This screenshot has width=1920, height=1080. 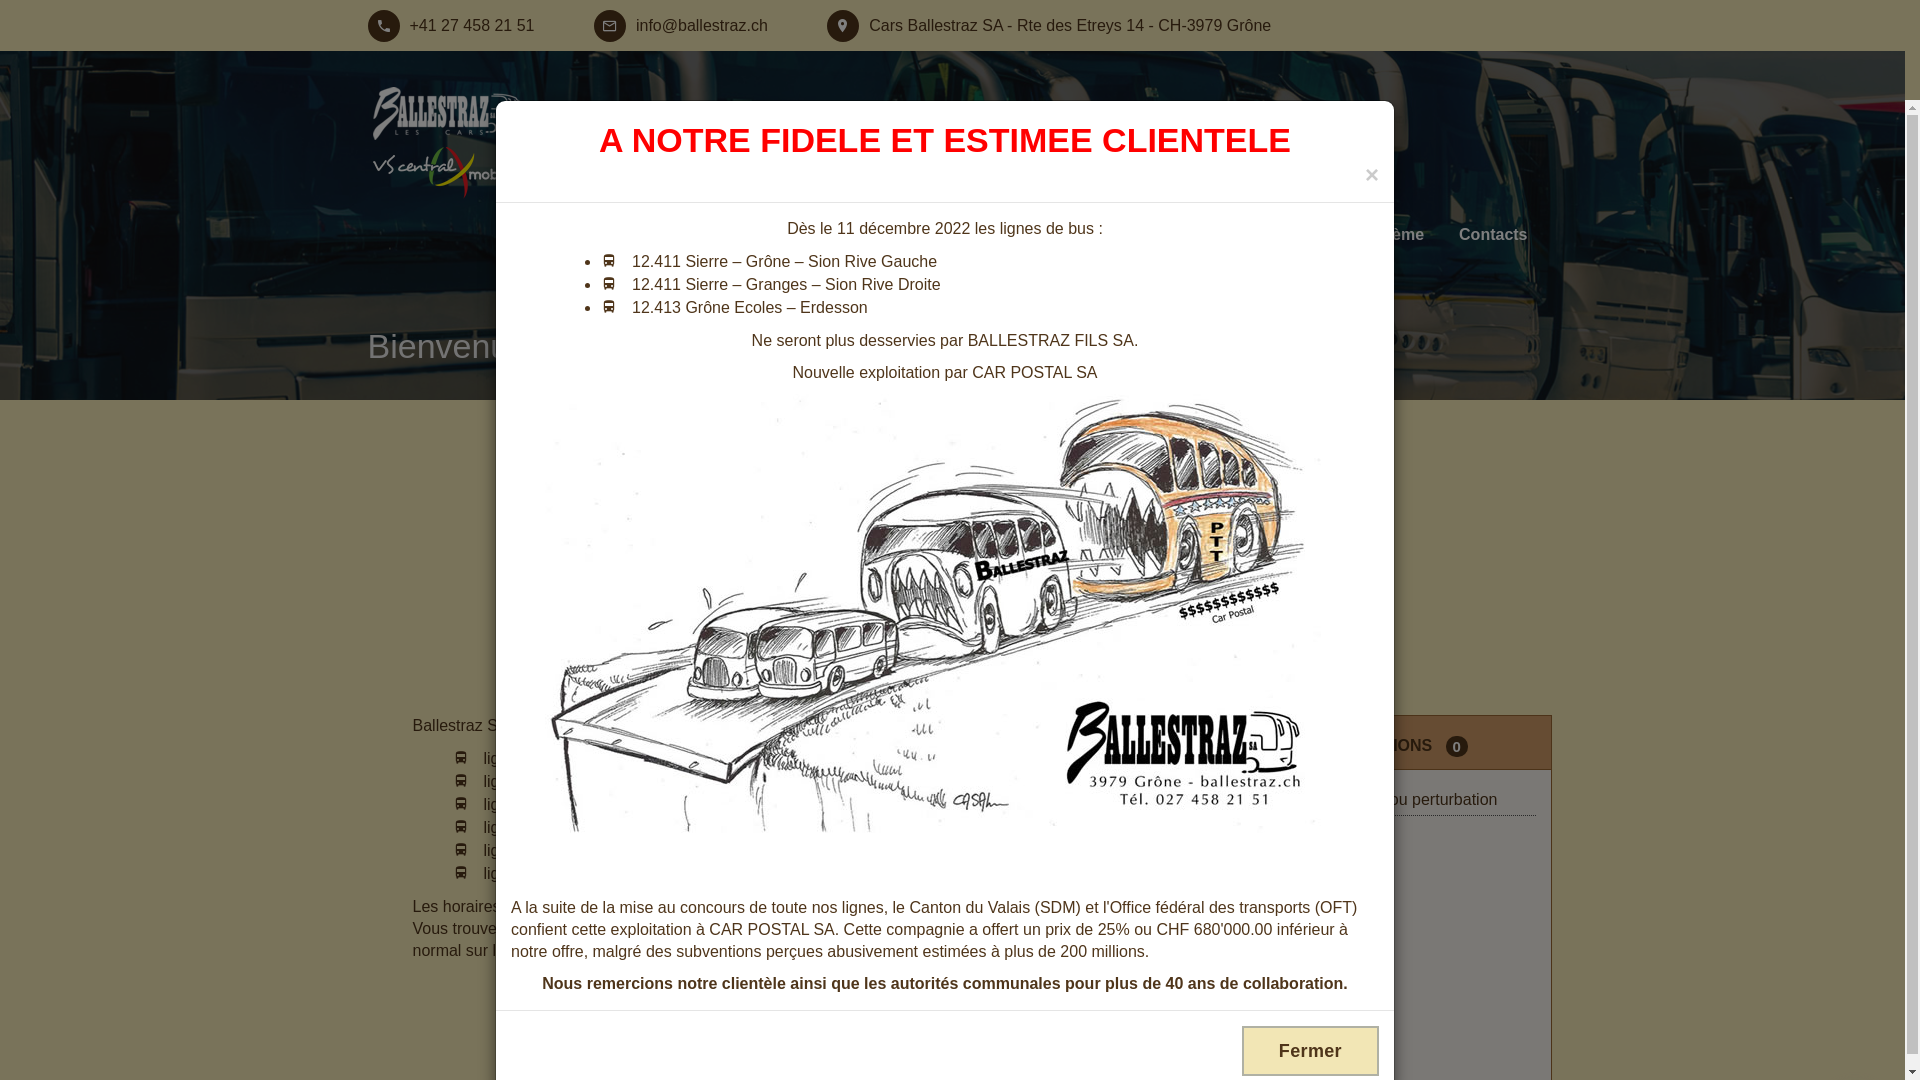 I want to click on 'Contacts', so click(x=1492, y=234).